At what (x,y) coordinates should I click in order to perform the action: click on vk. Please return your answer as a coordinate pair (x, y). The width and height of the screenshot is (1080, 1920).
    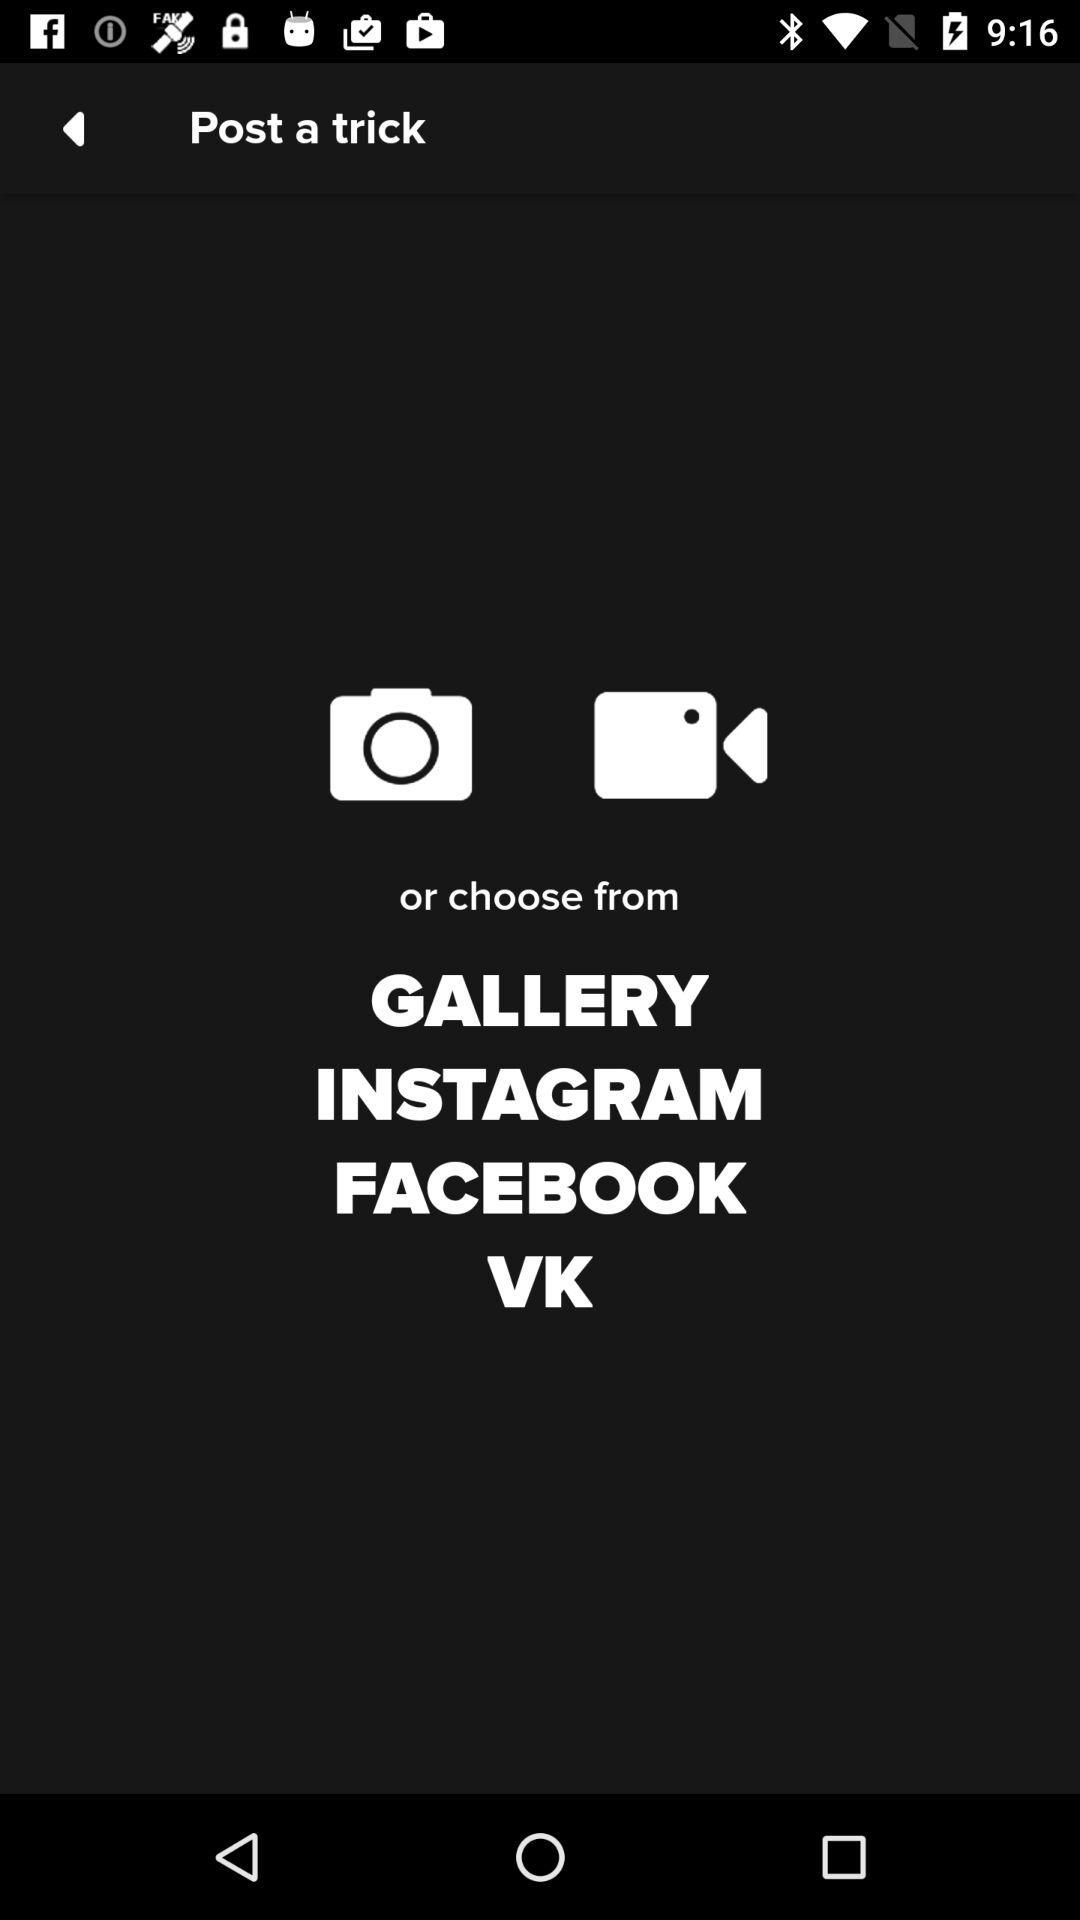
    Looking at the image, I should click on (540, 1284).